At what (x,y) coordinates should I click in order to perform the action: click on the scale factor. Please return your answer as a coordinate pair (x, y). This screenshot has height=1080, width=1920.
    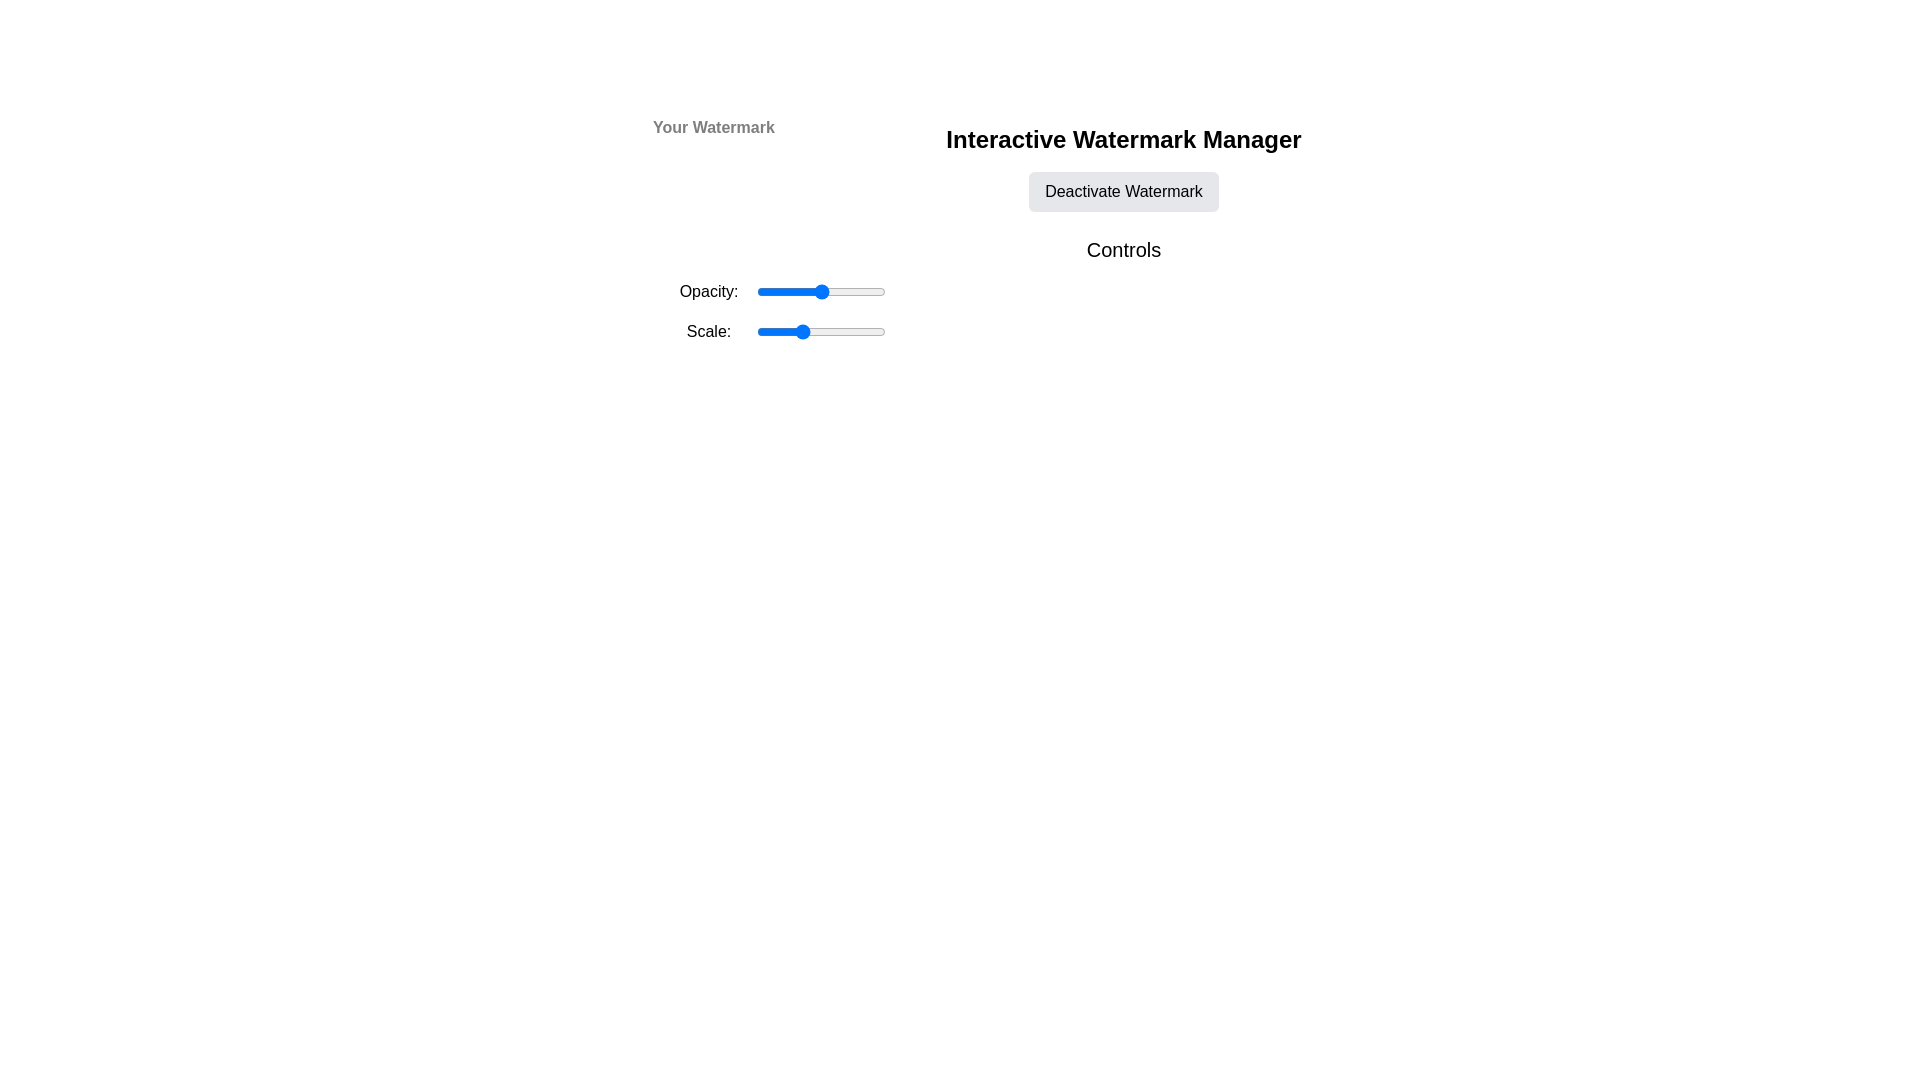
    Looking at the image, I should click on (800, 323).